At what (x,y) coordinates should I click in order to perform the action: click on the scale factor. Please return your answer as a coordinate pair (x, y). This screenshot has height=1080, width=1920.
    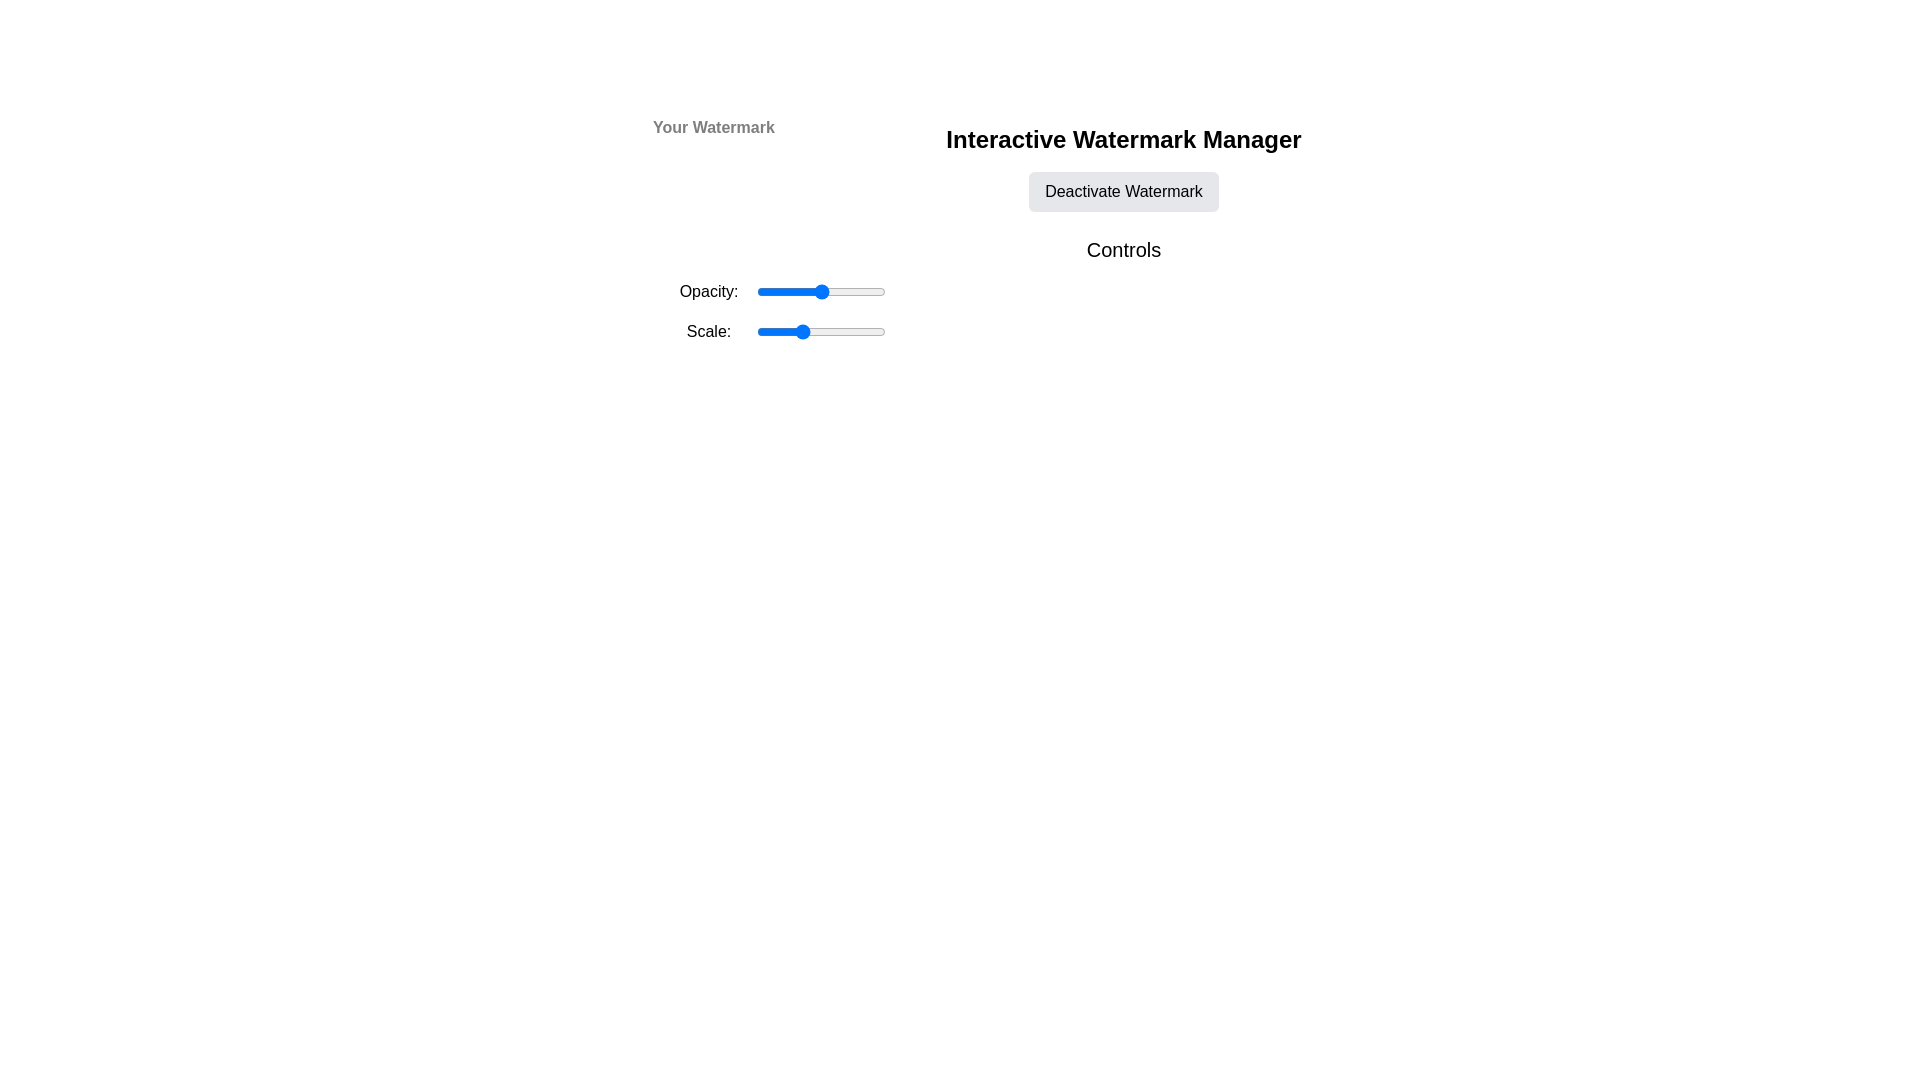
    Looking at the image, I should click on (800, 323).